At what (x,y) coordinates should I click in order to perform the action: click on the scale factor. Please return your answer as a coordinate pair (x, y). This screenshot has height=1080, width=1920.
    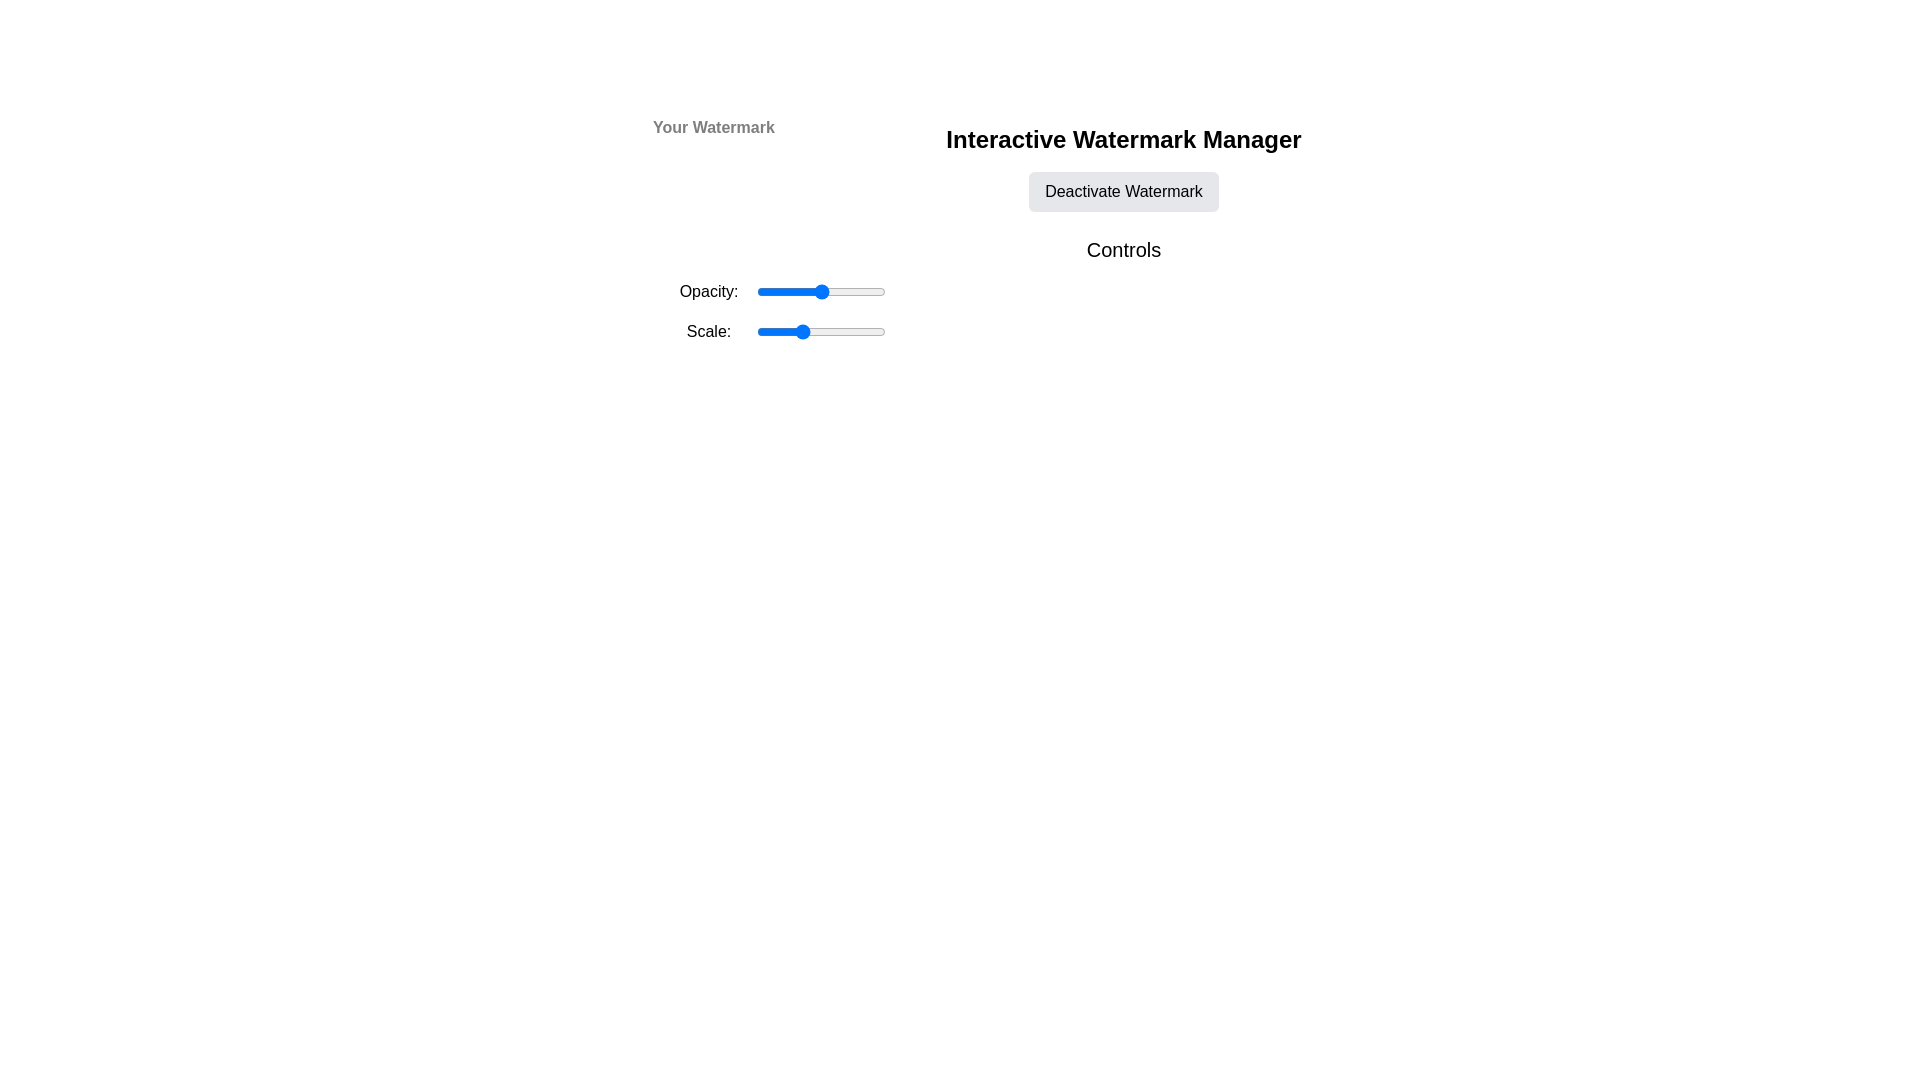
    Looking at the image, I should click on (800, 323).